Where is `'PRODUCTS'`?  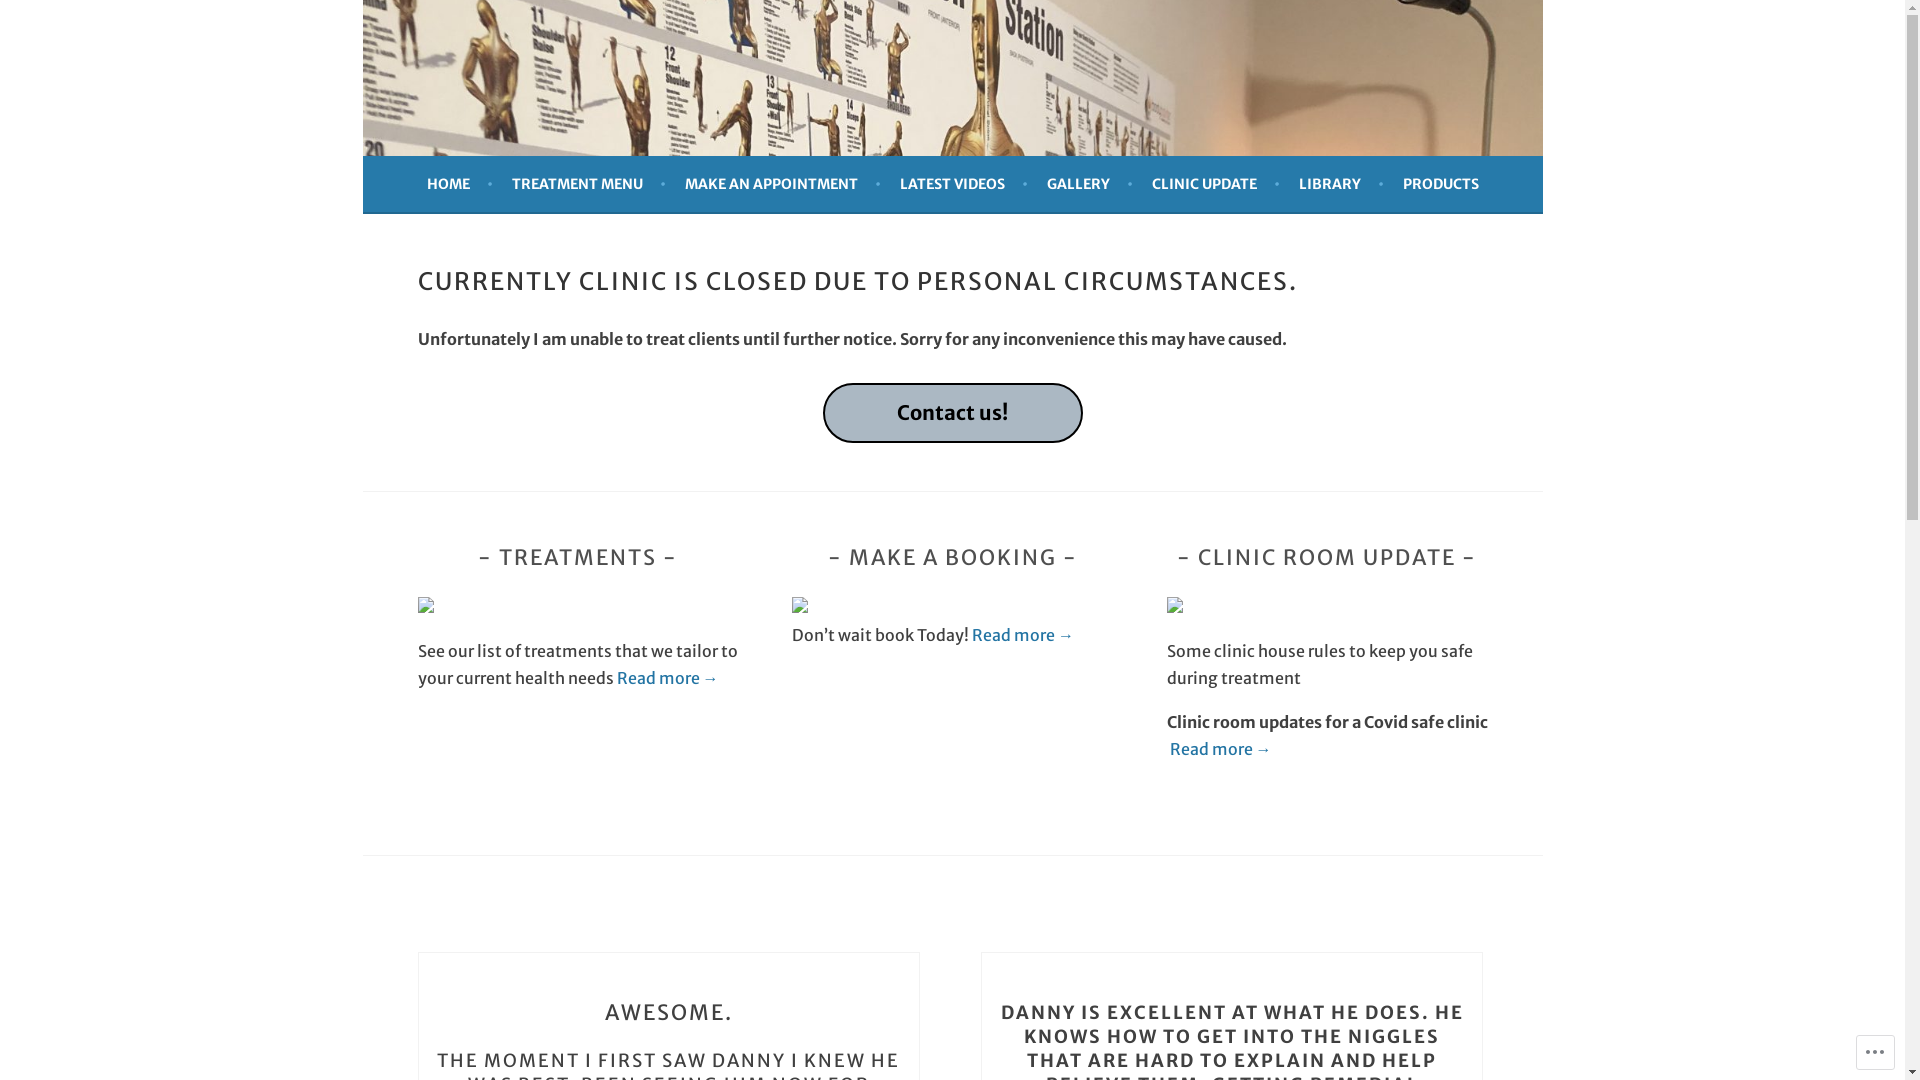 'PRODUCTS' is located at coordinates (1440, 184).